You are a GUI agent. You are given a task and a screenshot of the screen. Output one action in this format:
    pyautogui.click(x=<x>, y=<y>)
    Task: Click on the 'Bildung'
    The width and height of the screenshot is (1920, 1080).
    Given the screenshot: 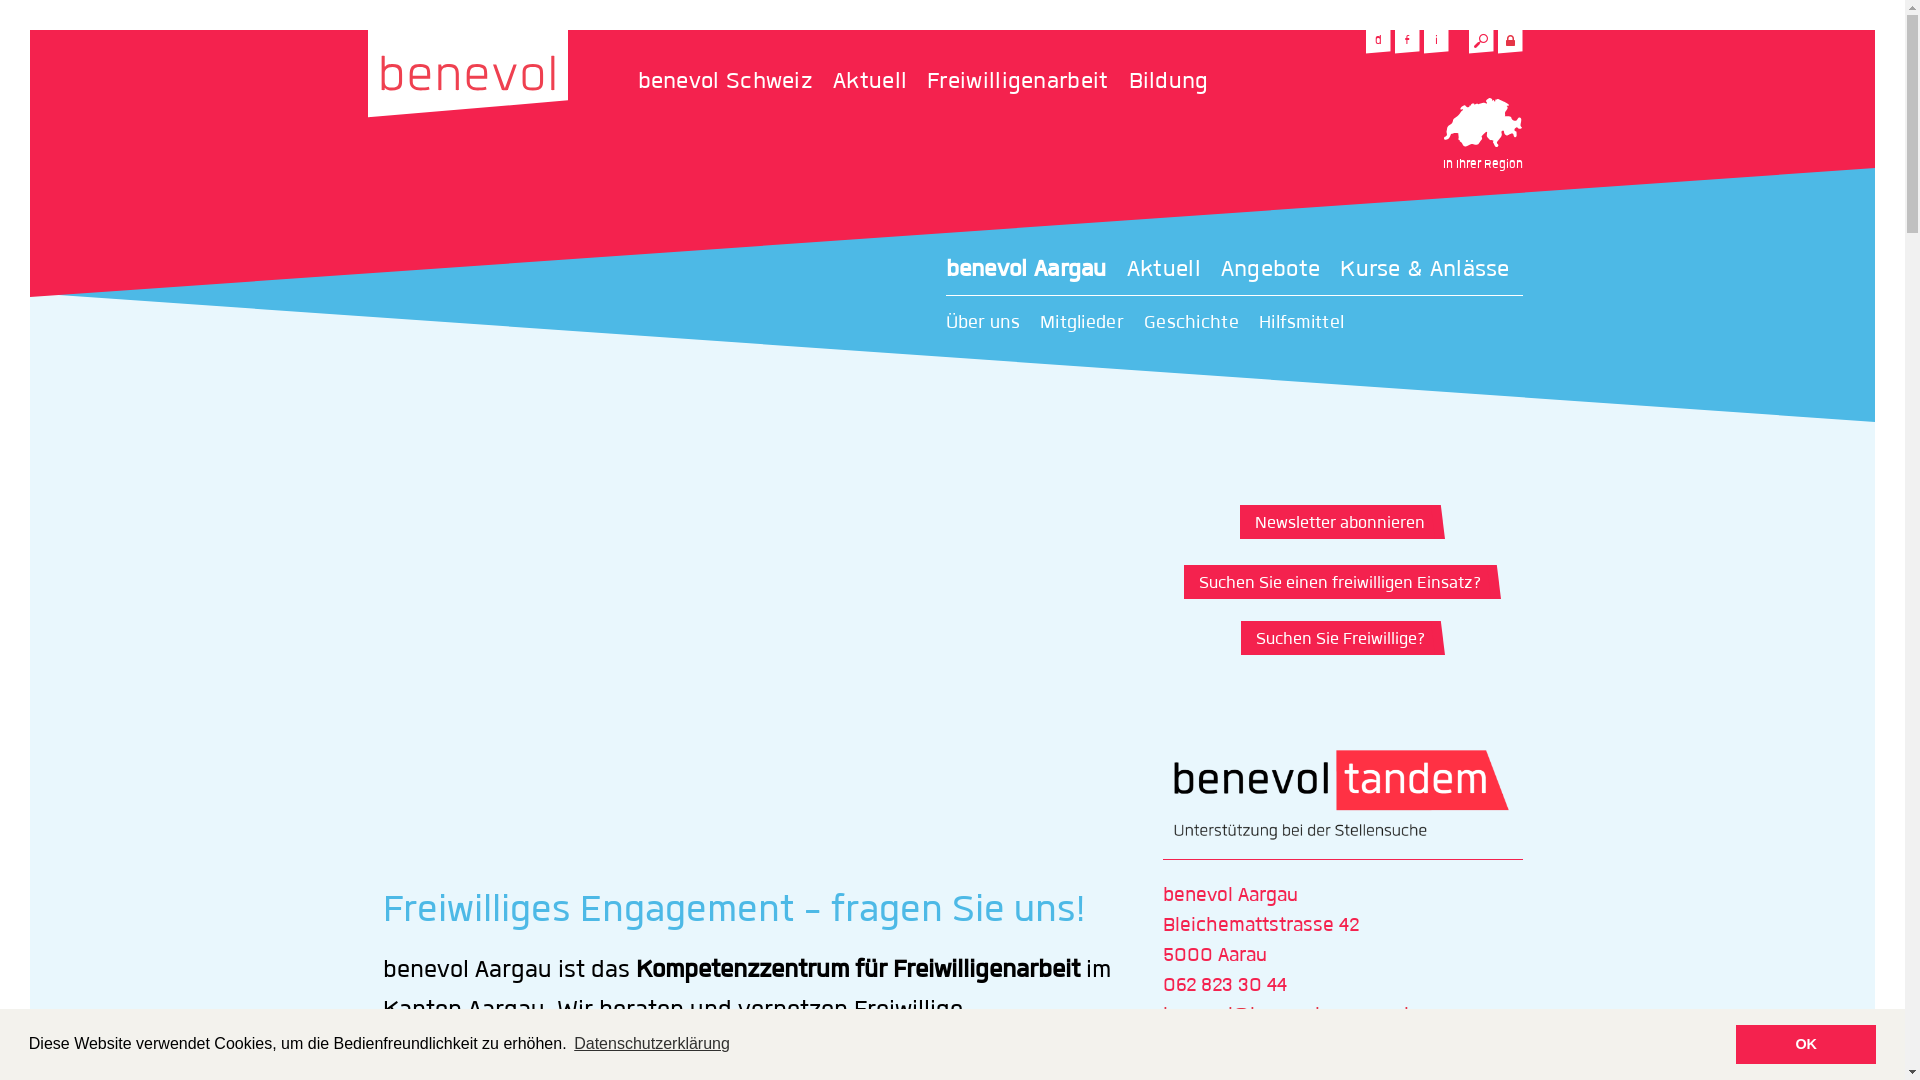 What is the action you would take?
    pyautogui.click(x=1128, y=80)
    